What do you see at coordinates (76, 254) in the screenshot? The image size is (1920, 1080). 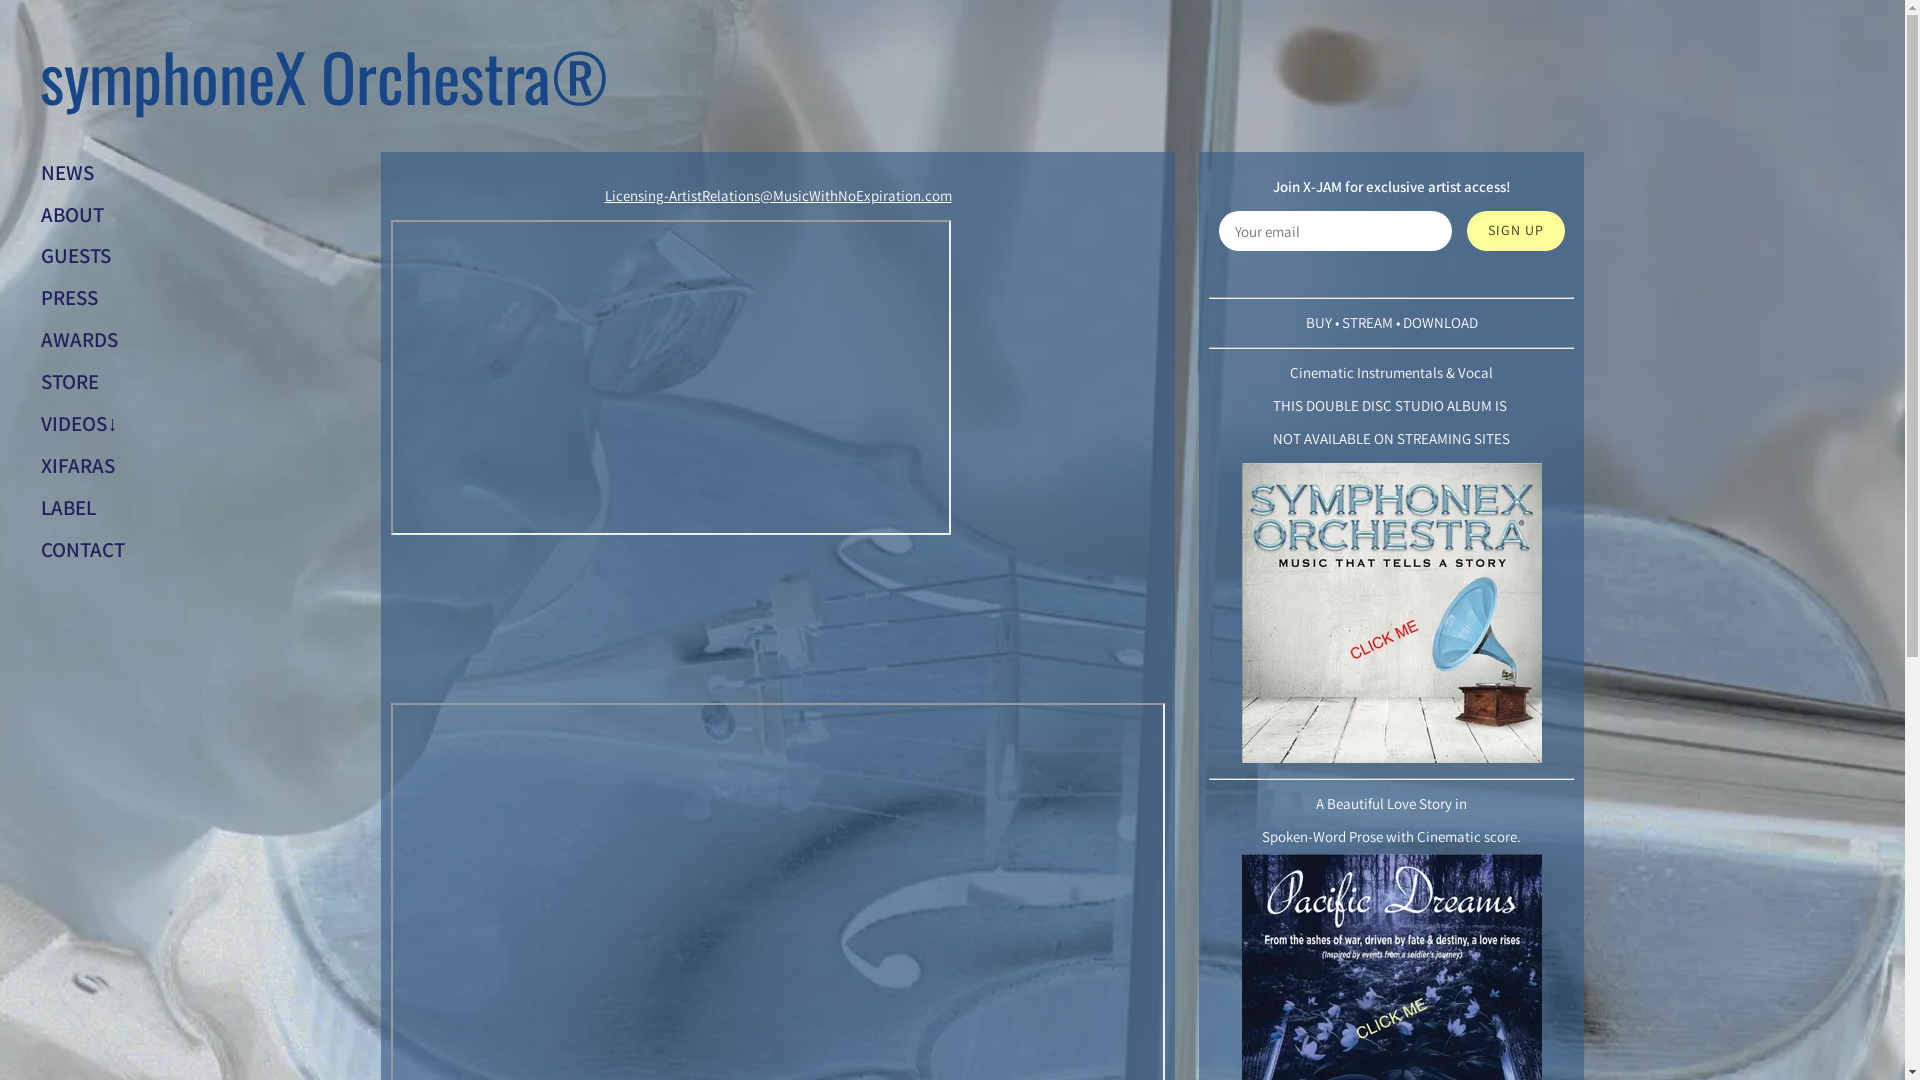 I see `'GUESTS'` at bounding box center [76, 254].